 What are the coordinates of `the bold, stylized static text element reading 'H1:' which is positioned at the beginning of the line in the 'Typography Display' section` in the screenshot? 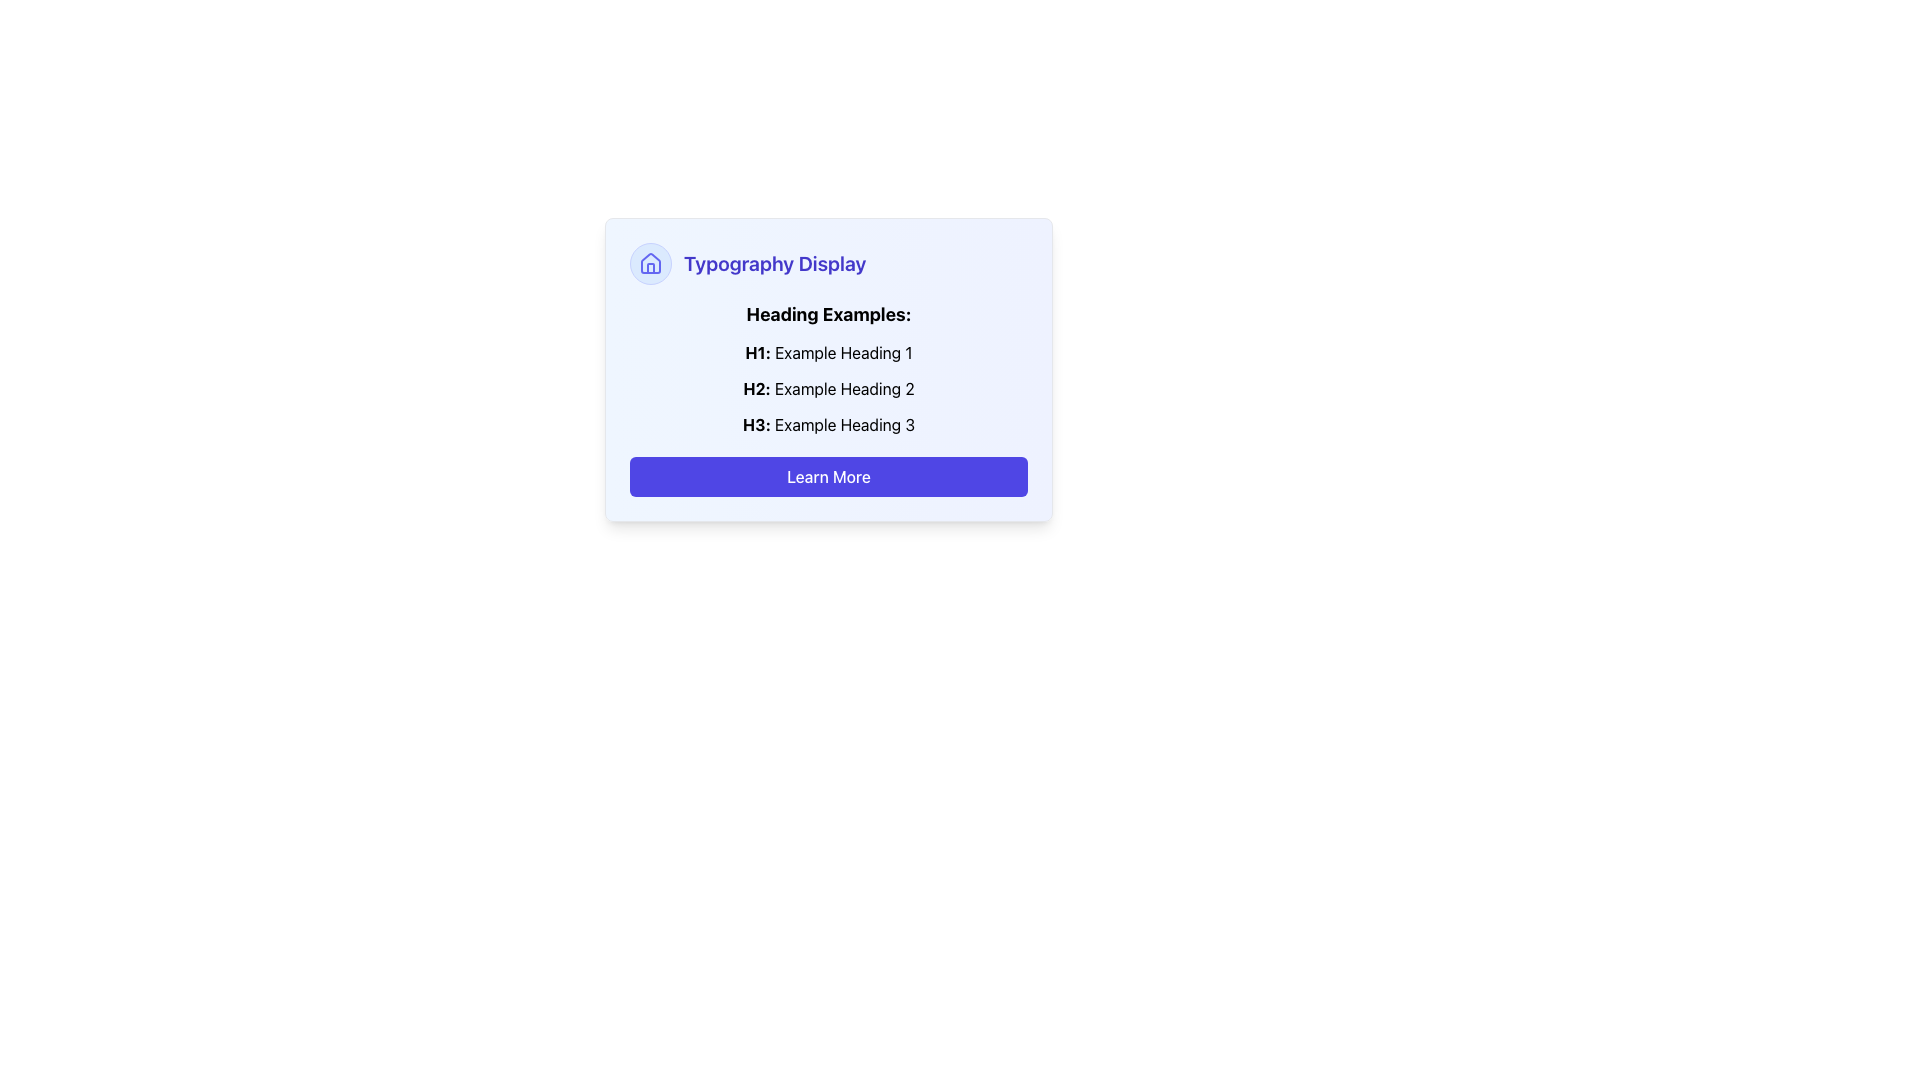 It's located at (757, 352).